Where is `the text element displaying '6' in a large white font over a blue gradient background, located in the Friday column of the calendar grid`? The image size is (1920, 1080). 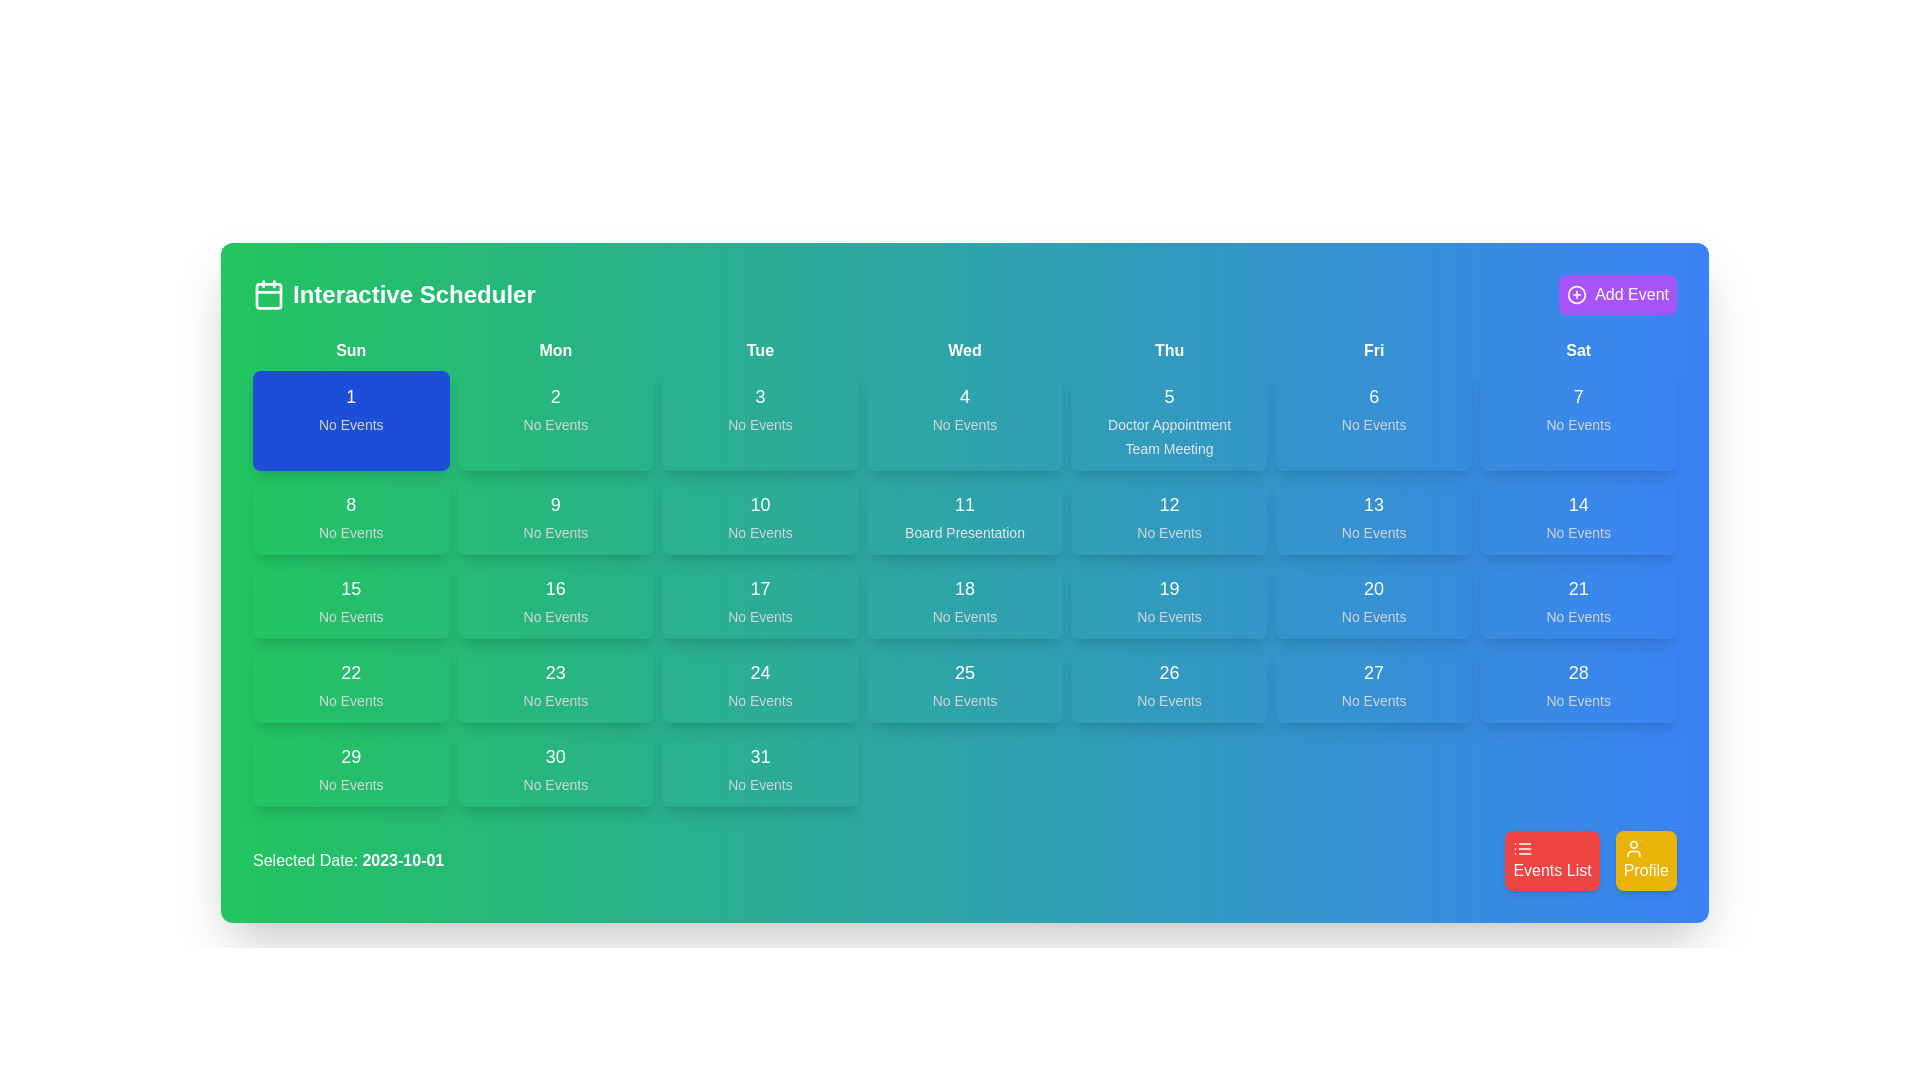
the text element displaying '6' in a large white font over a blue gradient background, located in the Friday column of the calendar grid is located at coordinates (1372, 397).